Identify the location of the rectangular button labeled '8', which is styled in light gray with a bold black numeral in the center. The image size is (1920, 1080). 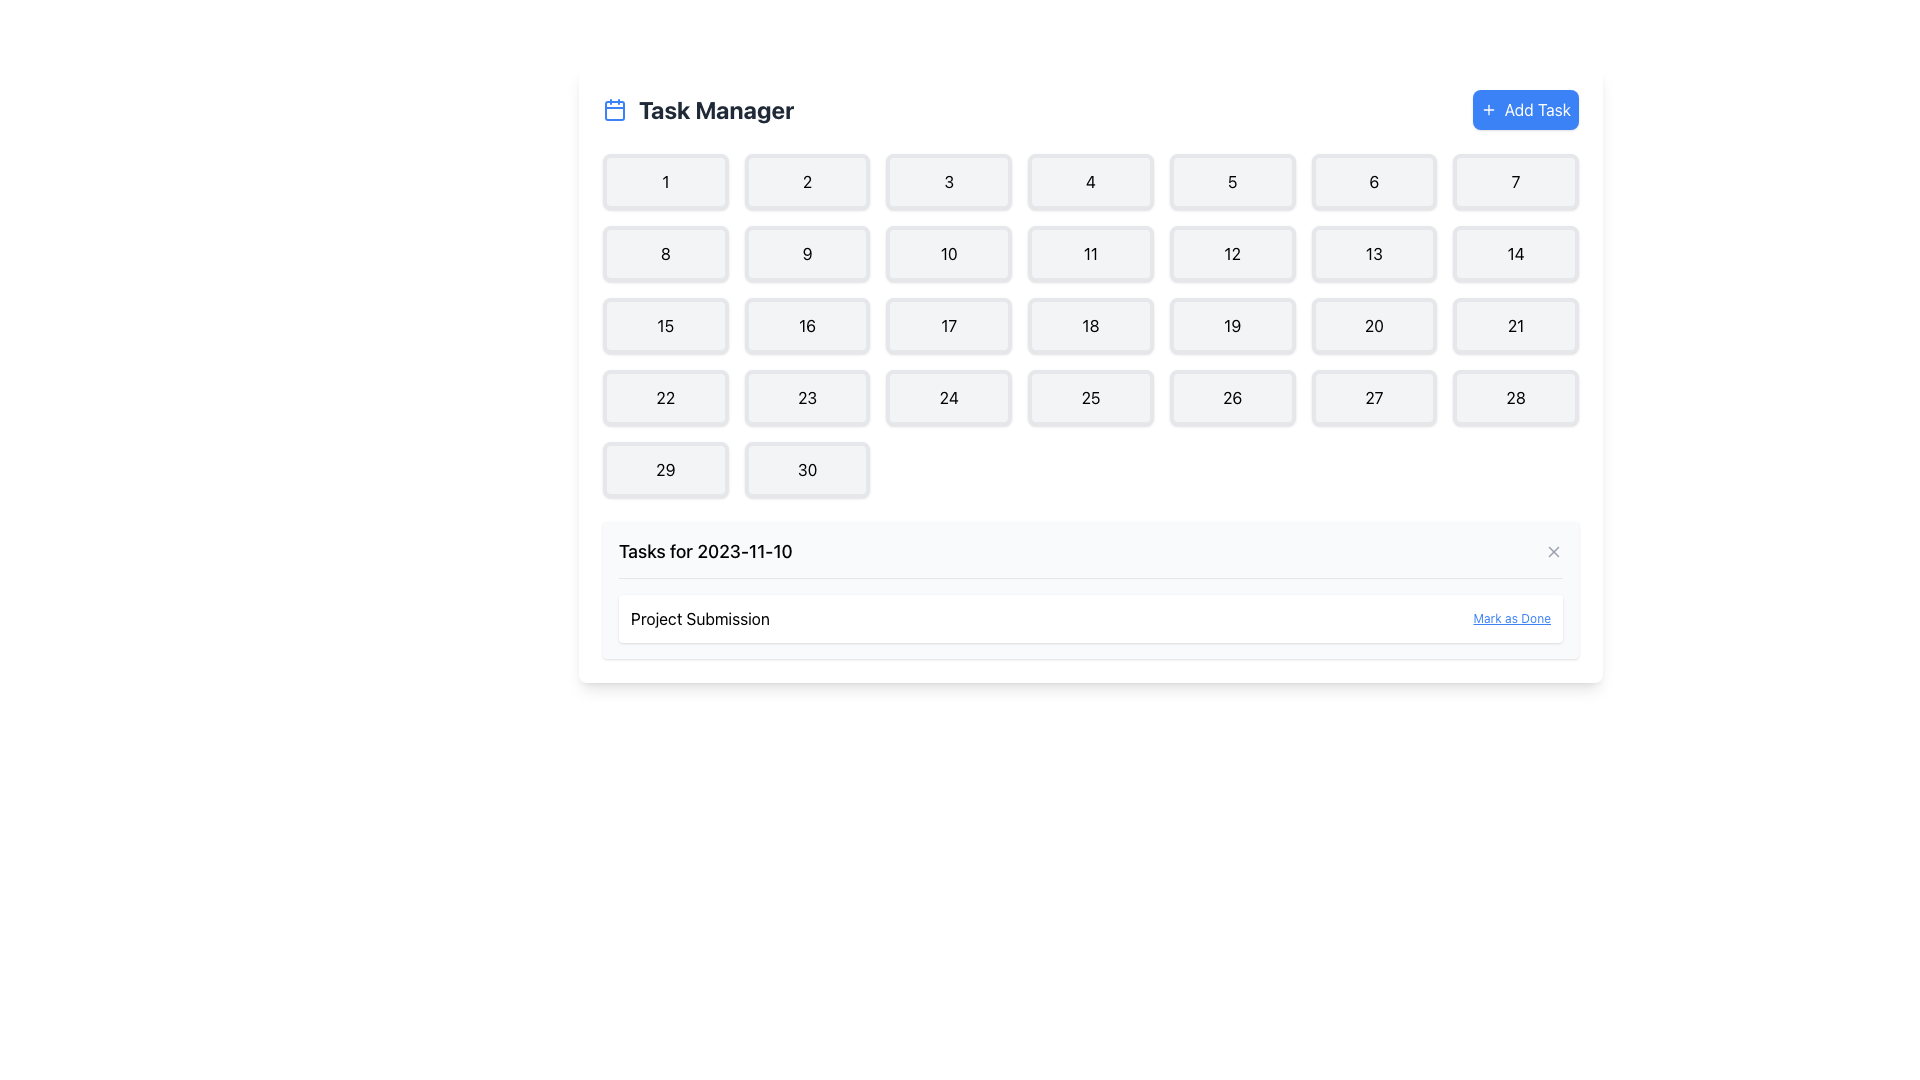
(665, 253).